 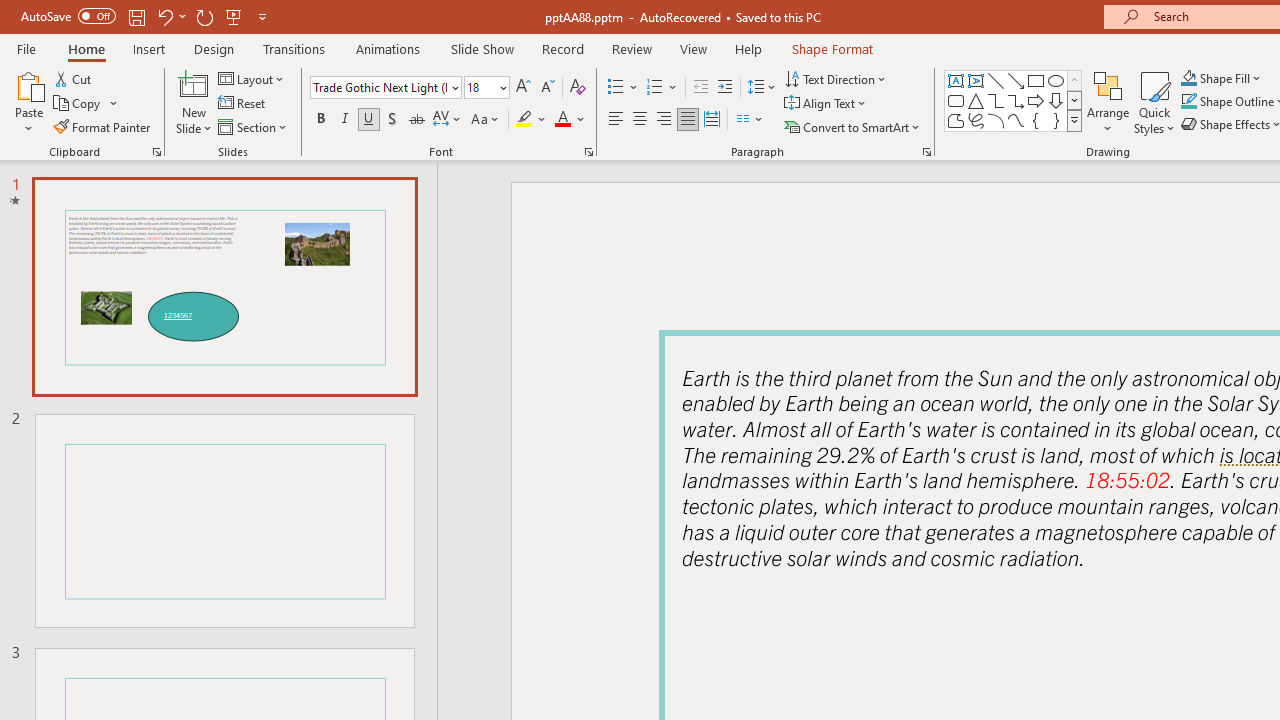 What do you see at coordinates (1189, 77) in the screenshot?
I see `'Shape Fill Aqua, Accent 2'` at bounding box center [1189, 77].